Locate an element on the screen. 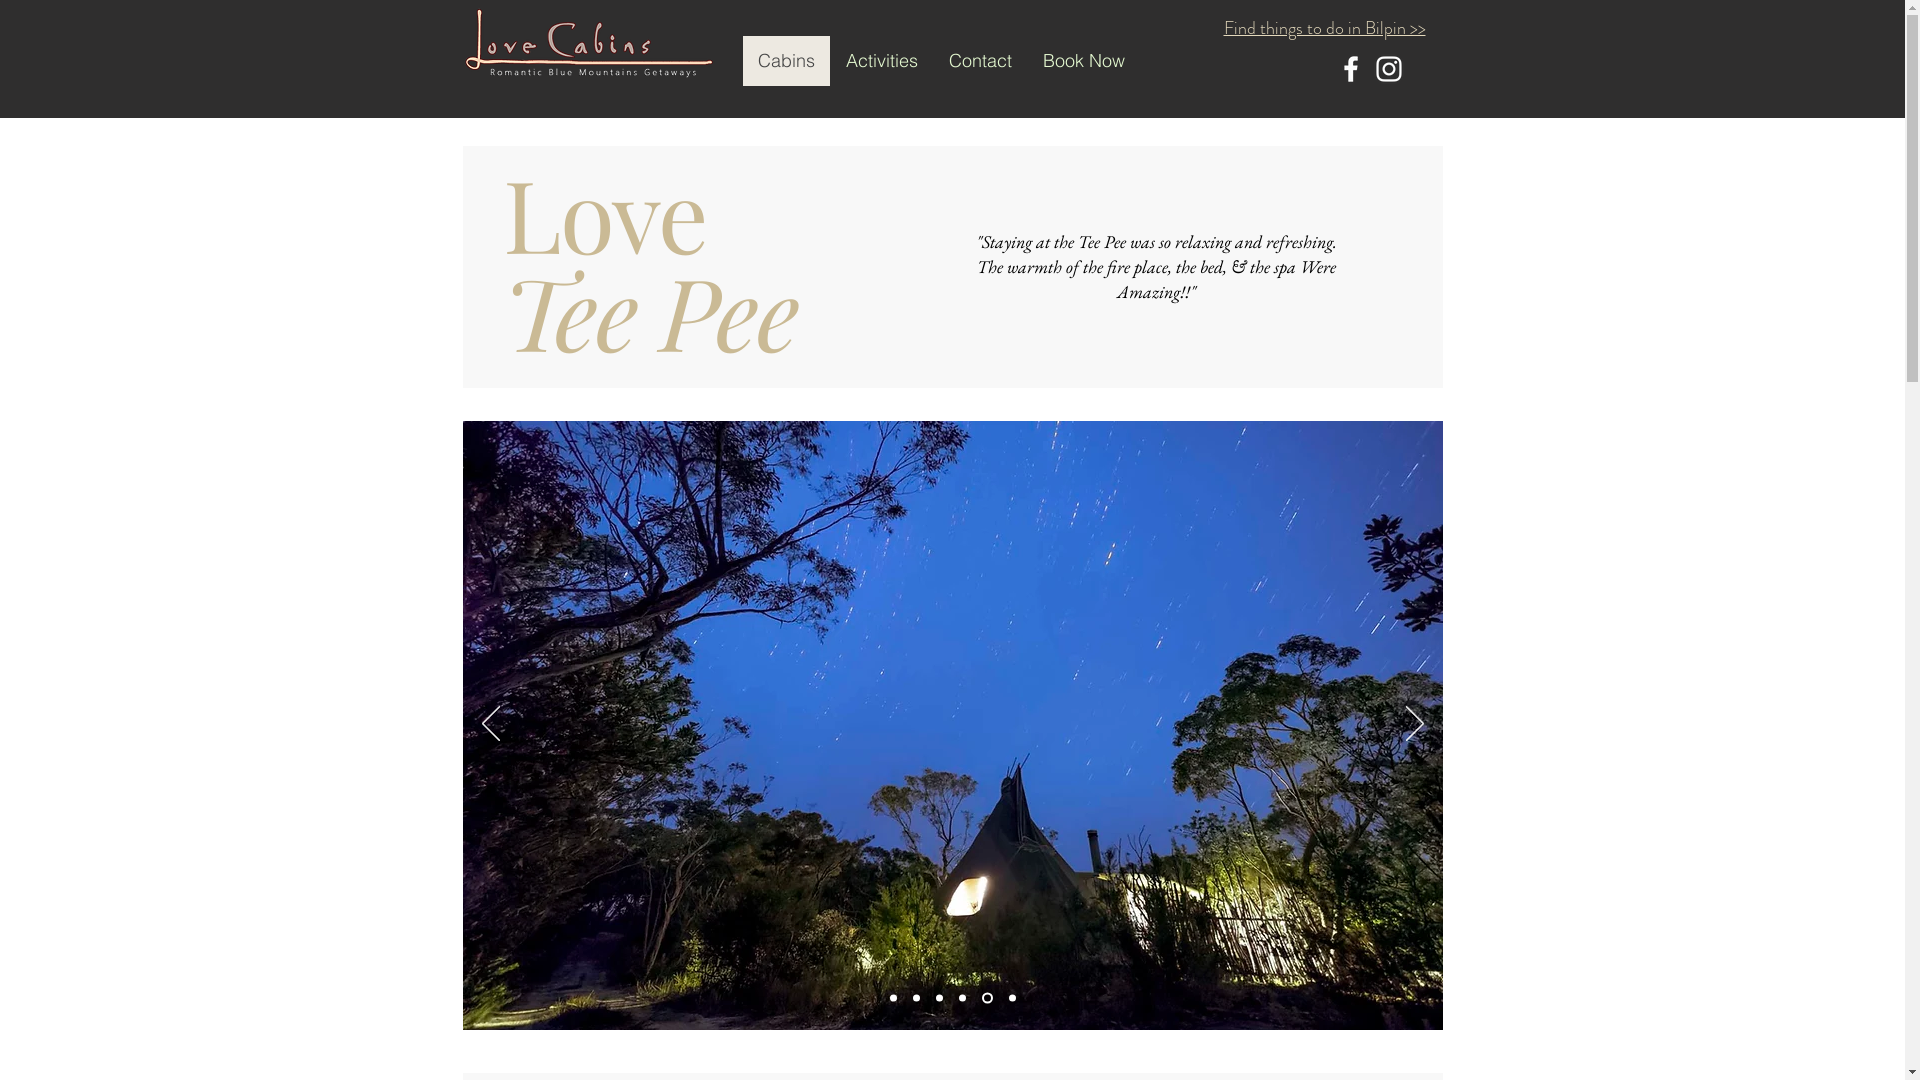  'Find things to do in Bilpin >>' is located at coordinates (1324, 27).